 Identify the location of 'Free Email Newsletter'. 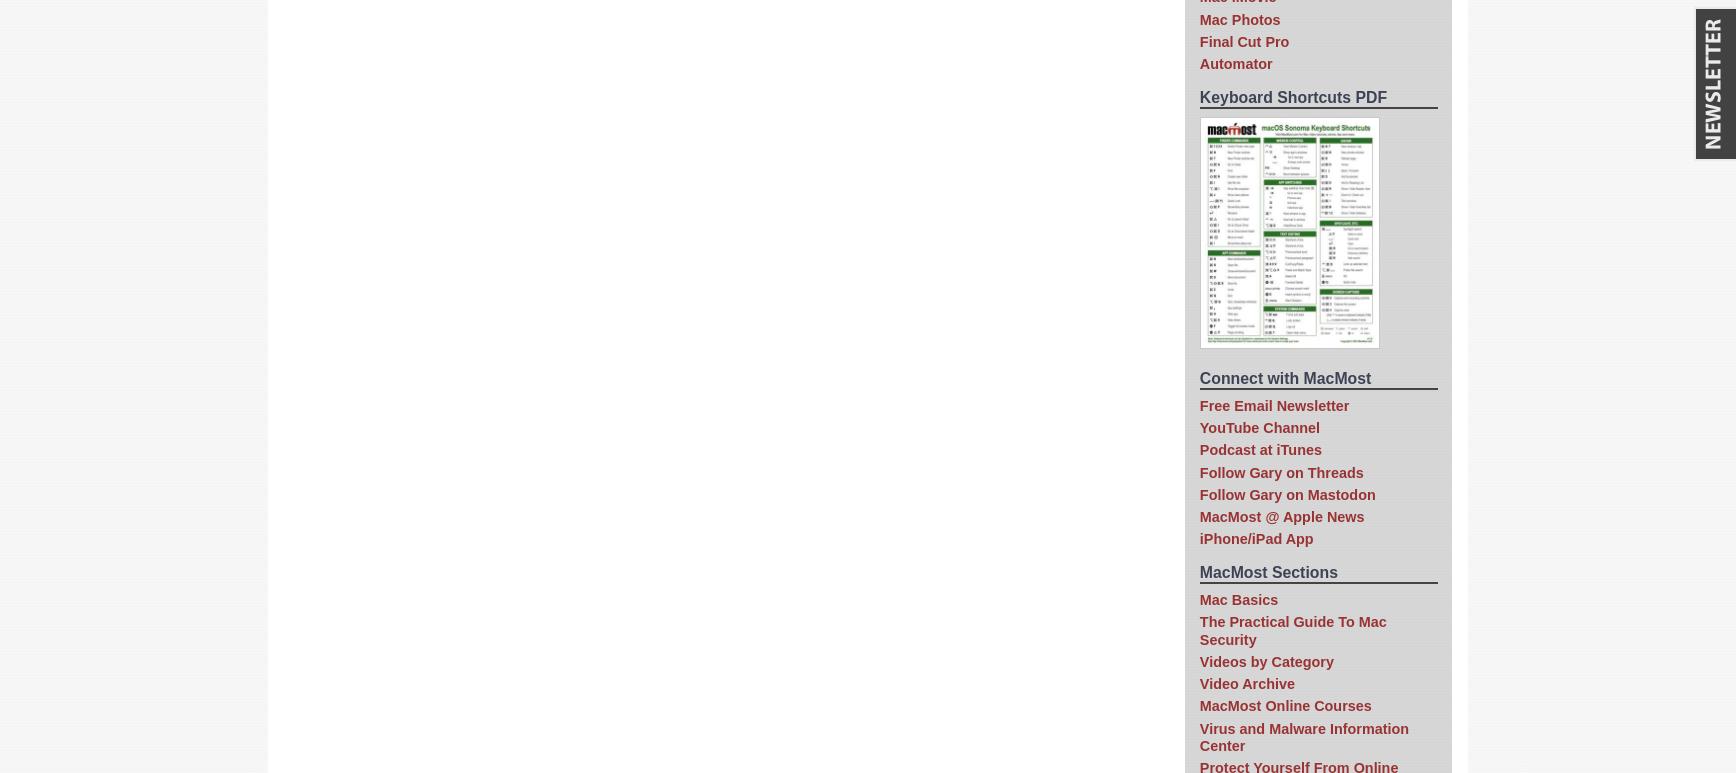
(1274, 403).